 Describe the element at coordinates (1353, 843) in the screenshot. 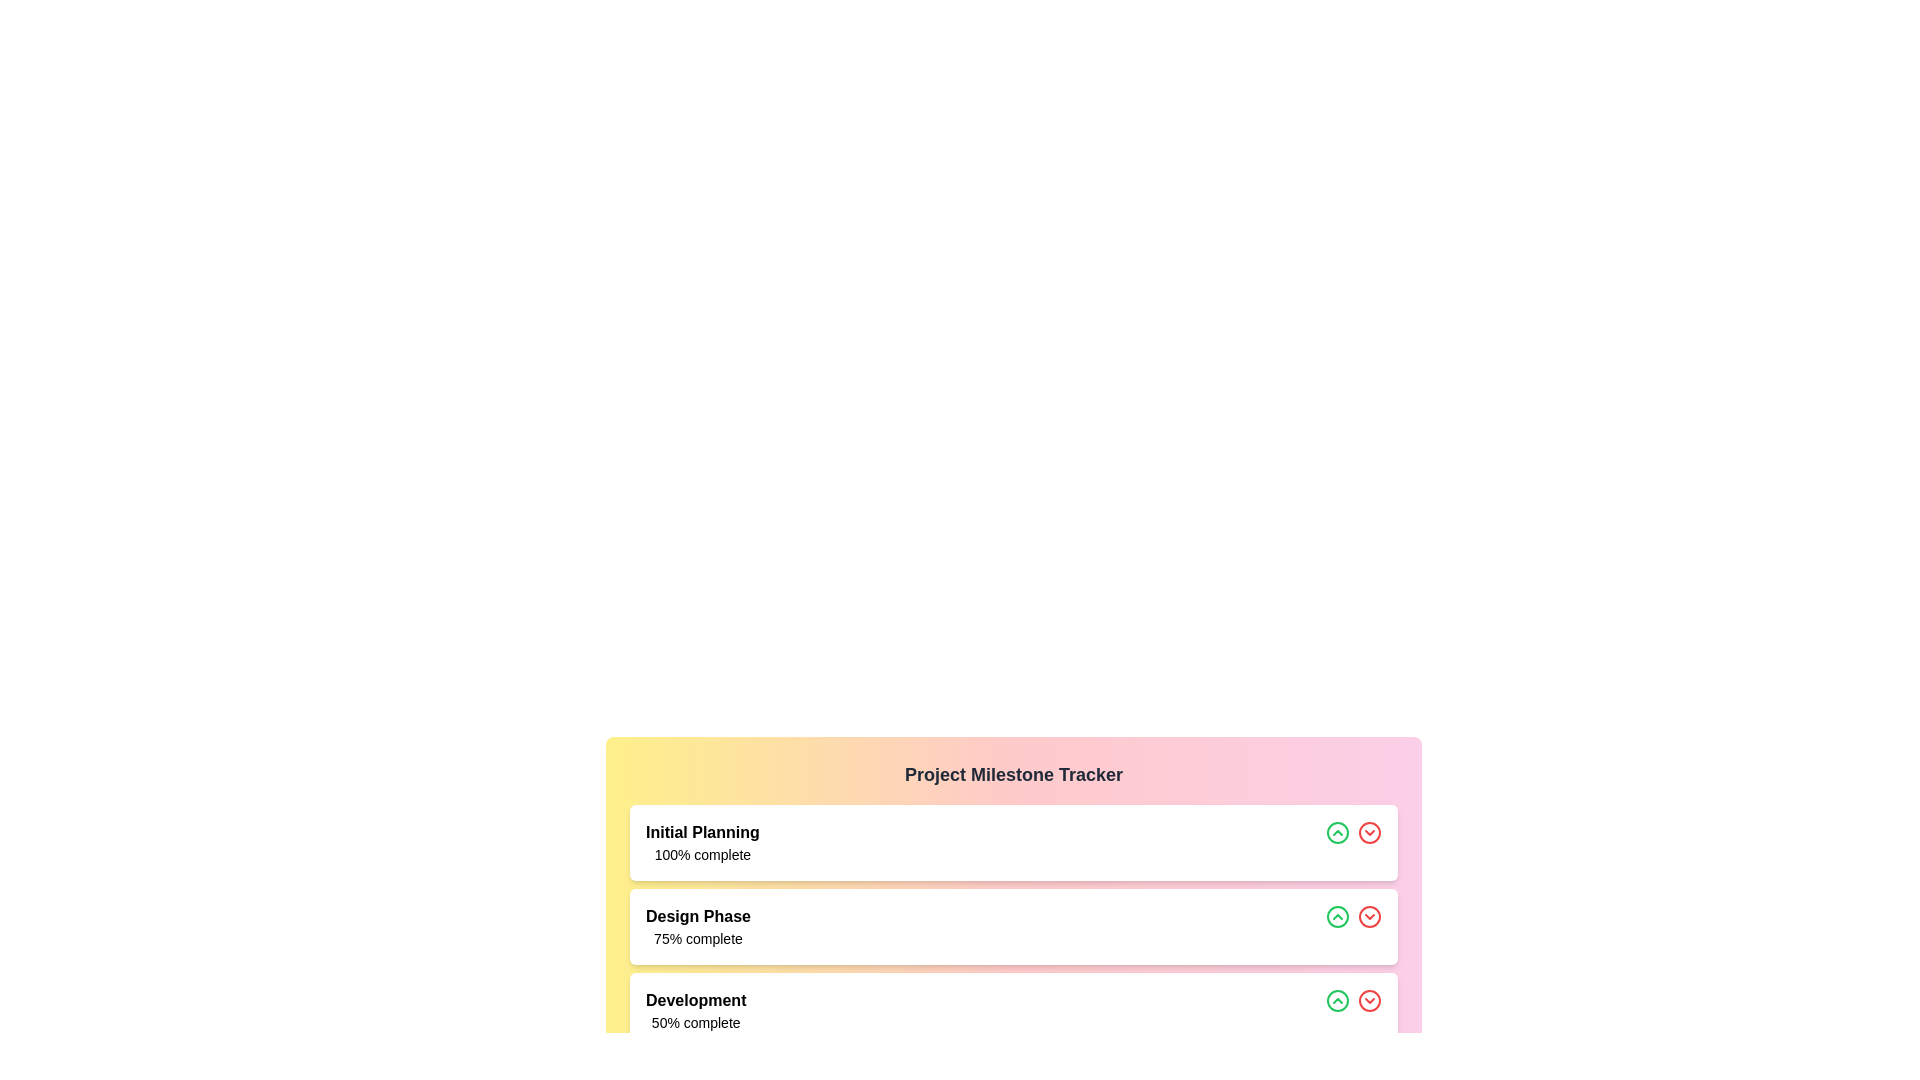

I see `the interactive control panel with two buttons, which includes a green upward arrow on the left and a red downward arrow on the right, located in the 'Initial Planning' milestone row of the 'Project Milestone Tracker' interface` at that location.